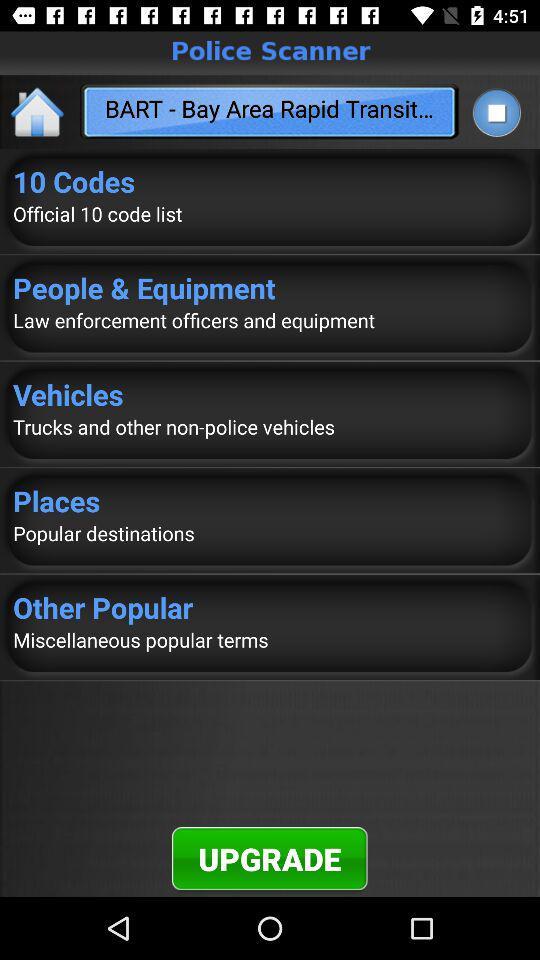 The image size is (540, 960). Describe the element at coordinates (270, 181) in the screenshot. I see `app above the official 10 code item` at that location.